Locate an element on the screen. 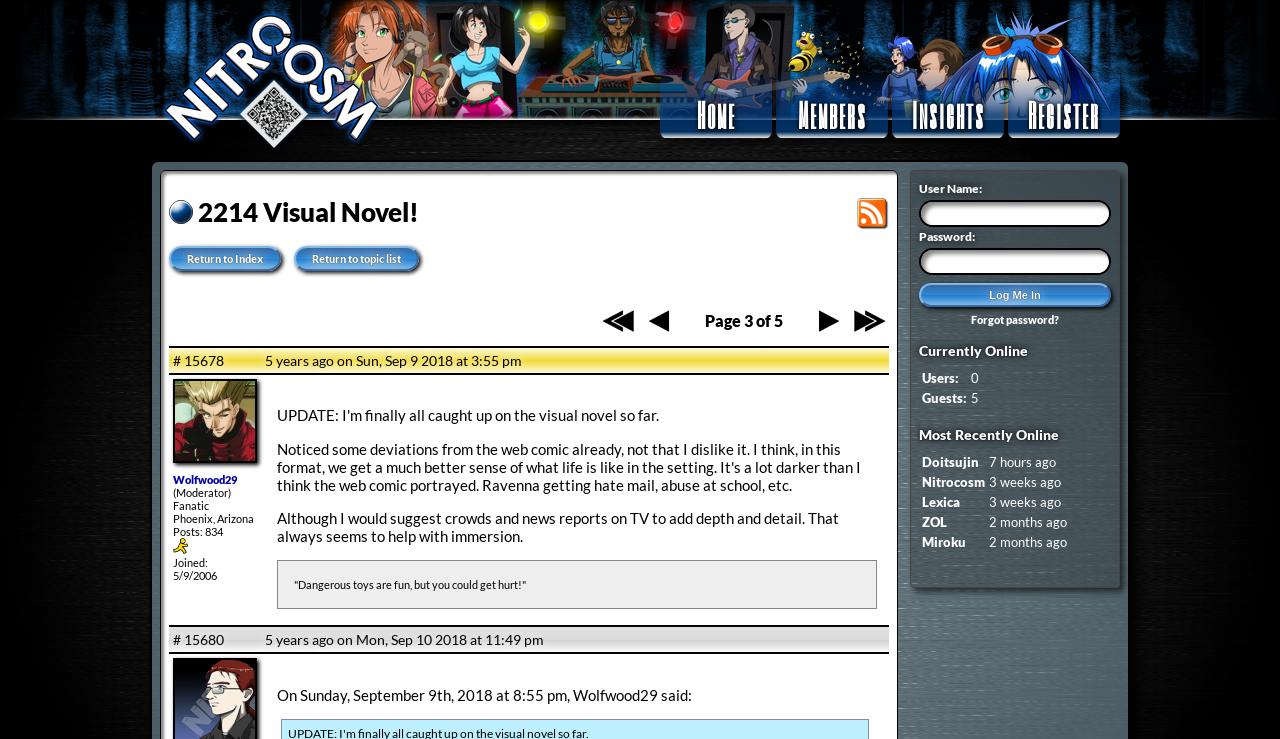 The width and height of the screenshot is (1280, 739). 'On Sunday, September 9th, 2018 at 8:55 pm, Wolfwood29 said:' is located at coordinates (275, 692).